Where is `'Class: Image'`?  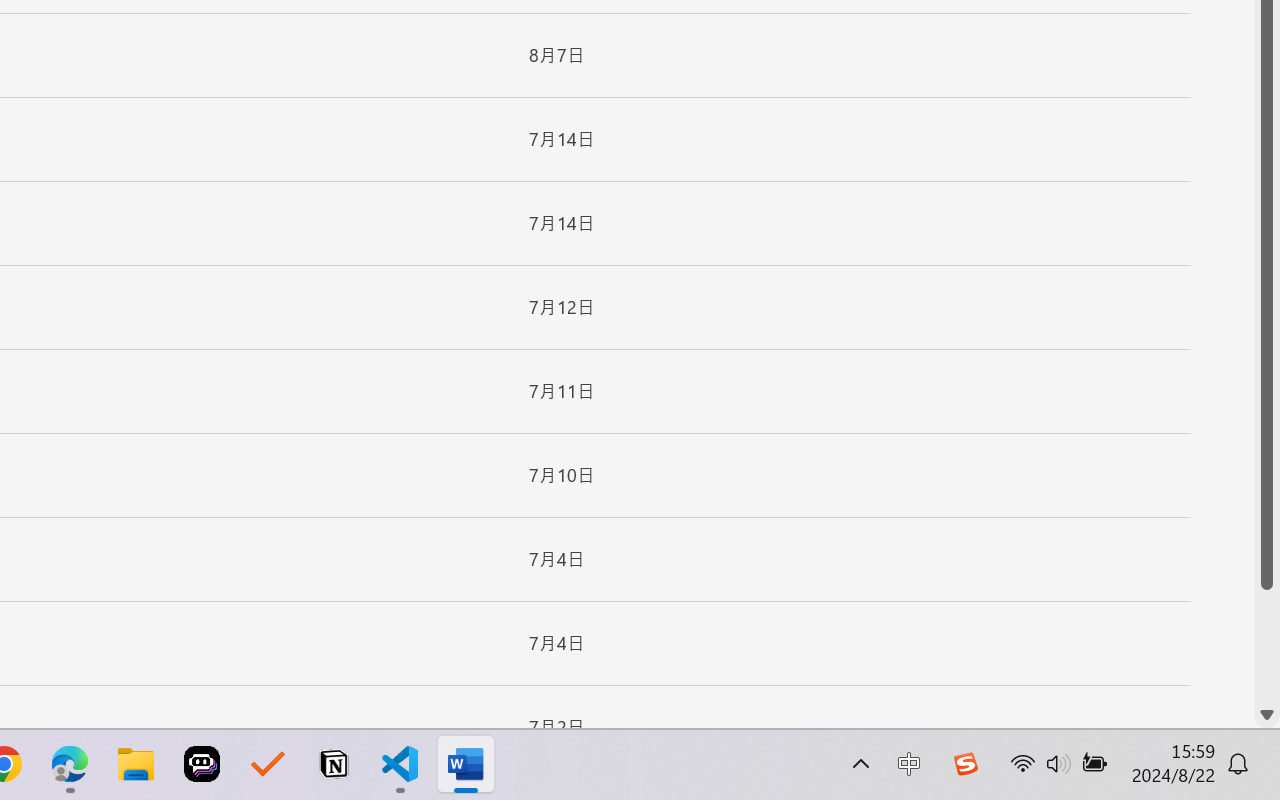 'Class: Image' is located at coordinates (965, 764).